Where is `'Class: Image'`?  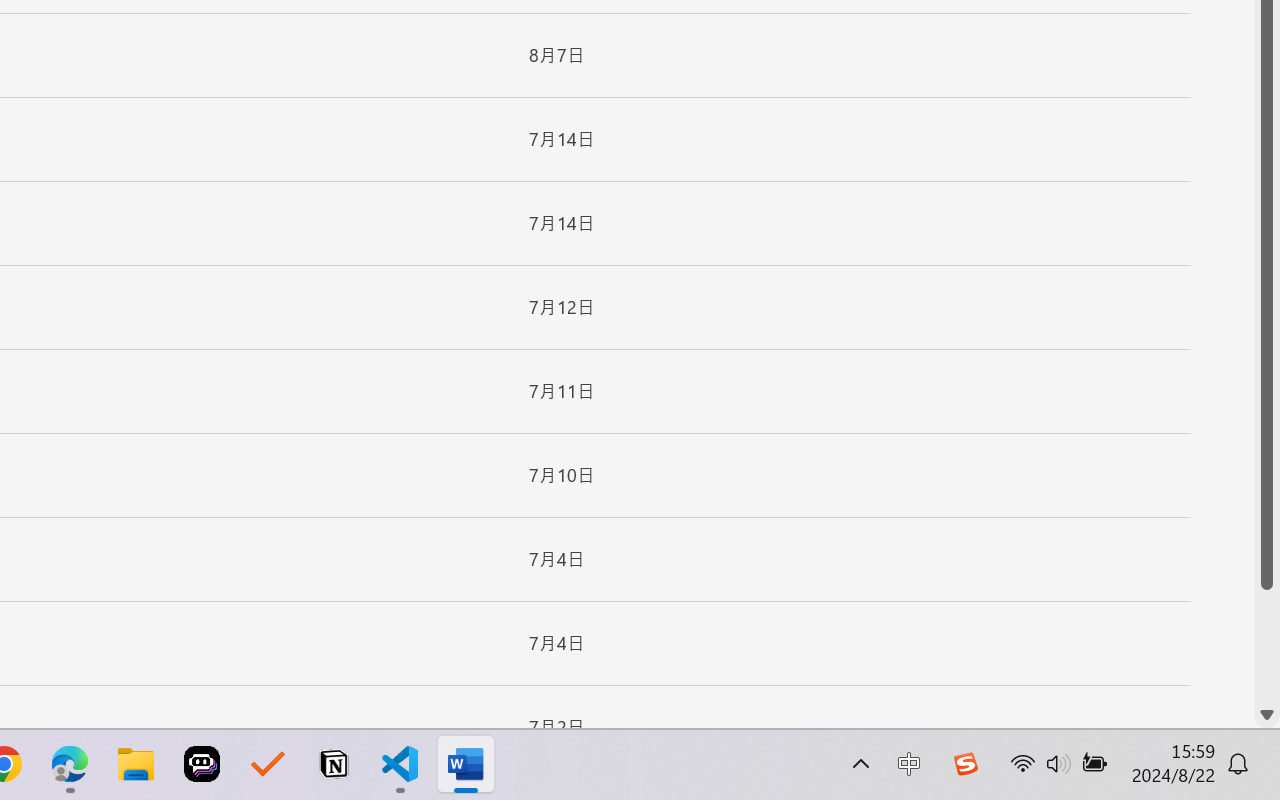 'Class: Image' is located at coordinates (965, 764).